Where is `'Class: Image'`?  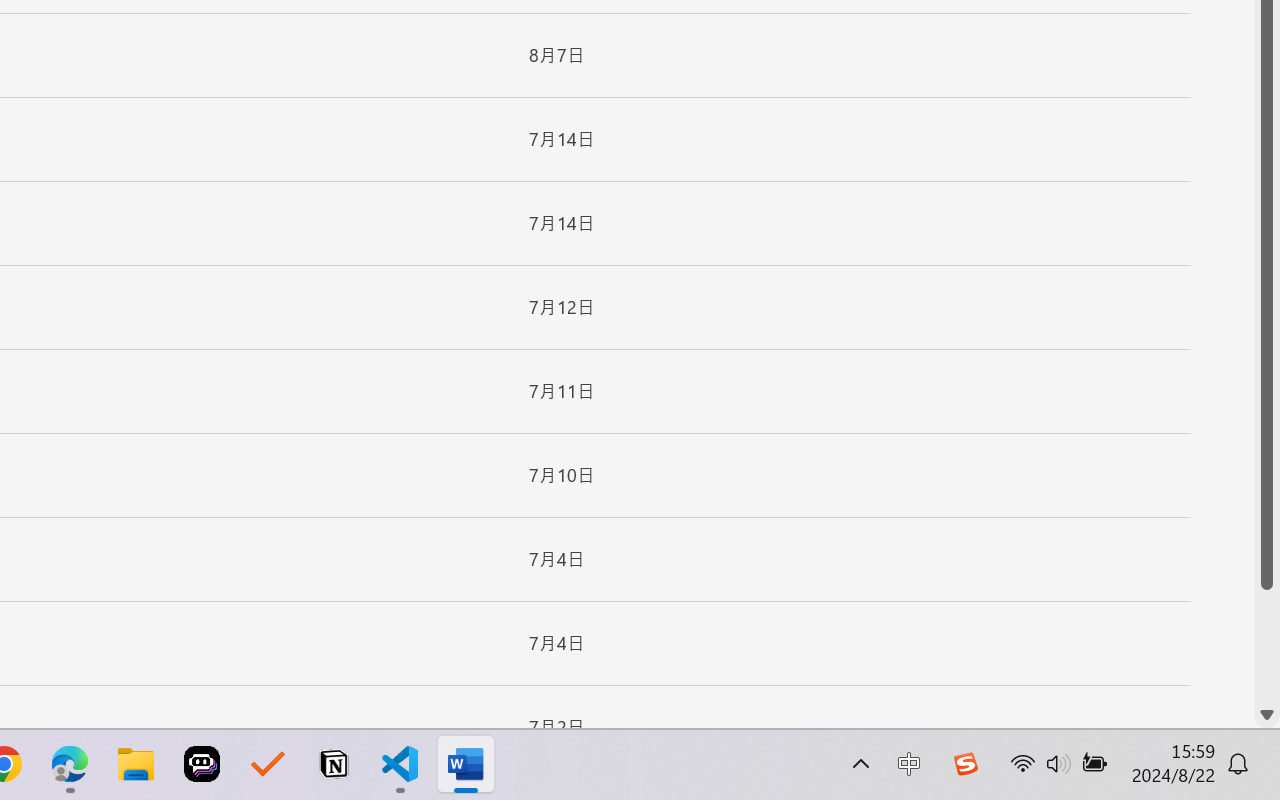 'Class: Image' is located at coordinates (965, 764).